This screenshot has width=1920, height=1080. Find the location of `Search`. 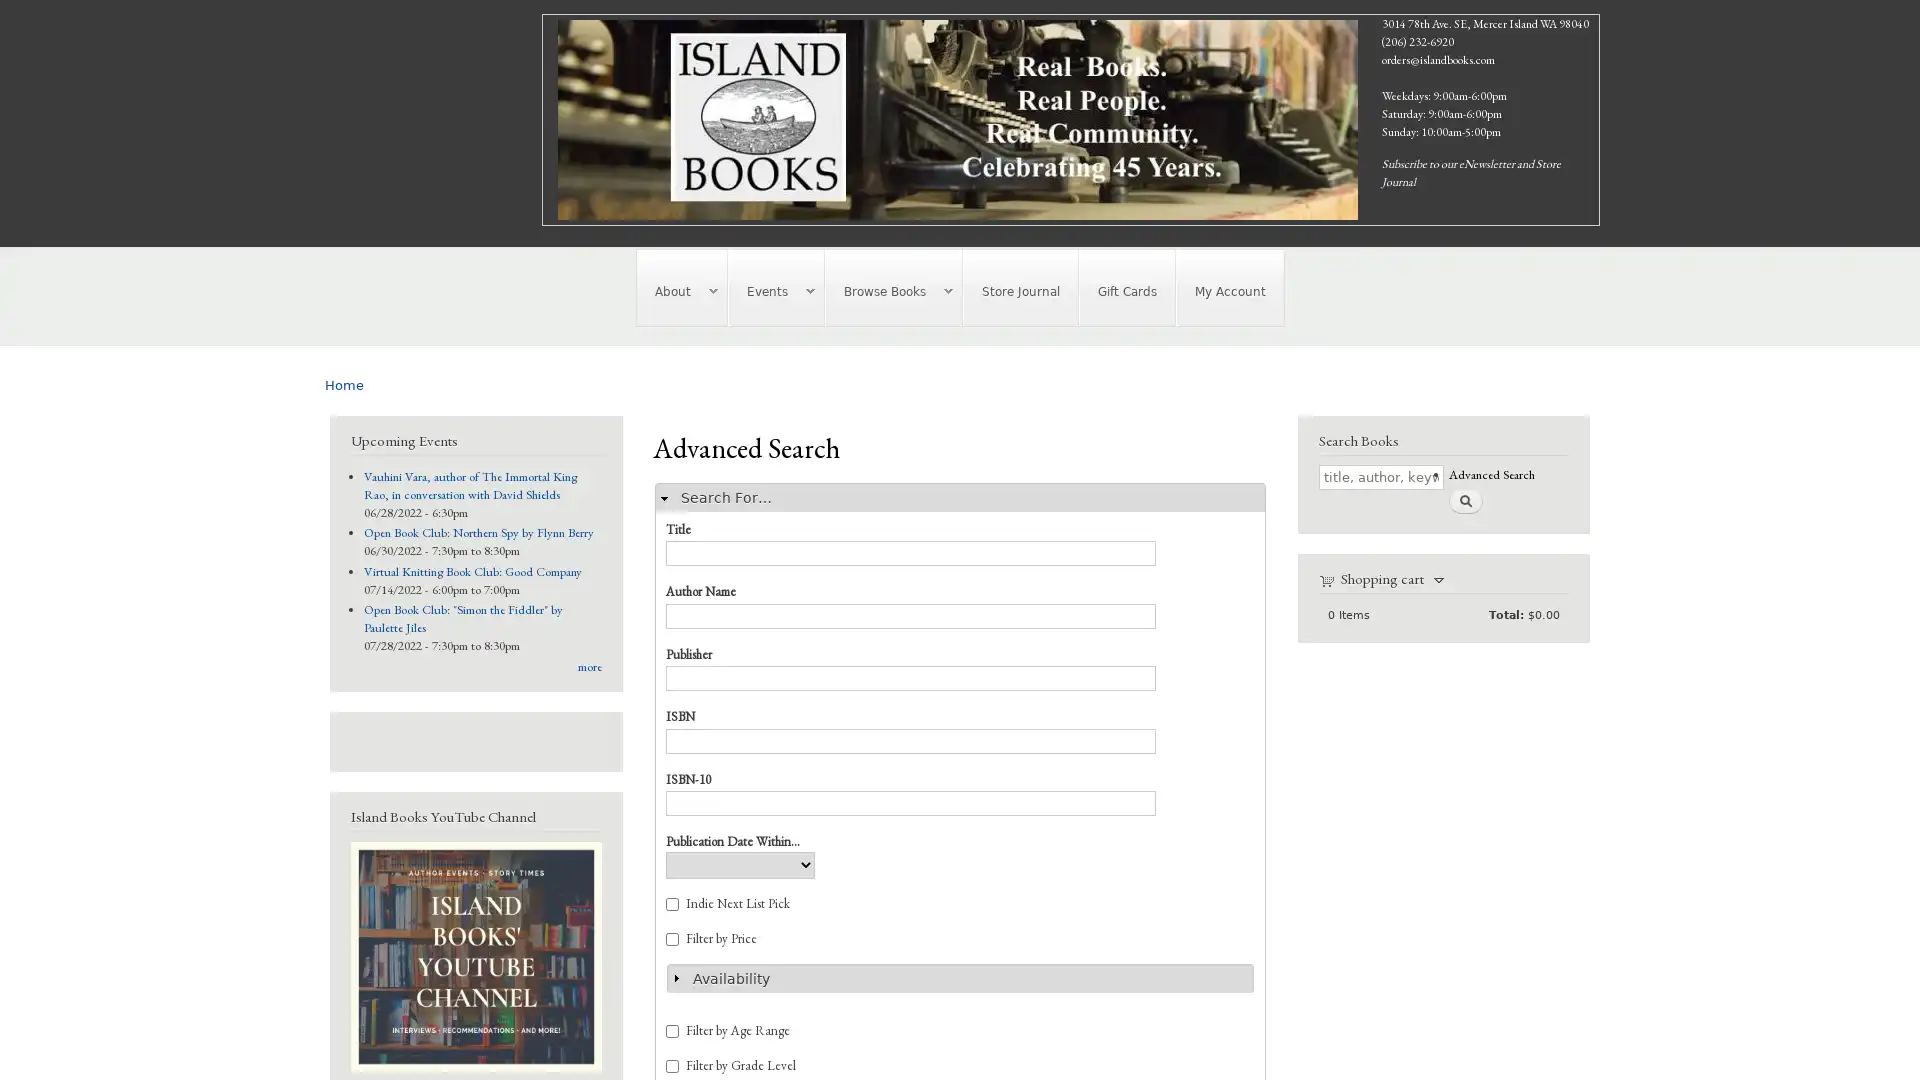

Search is located at coordinates (1464, 499).